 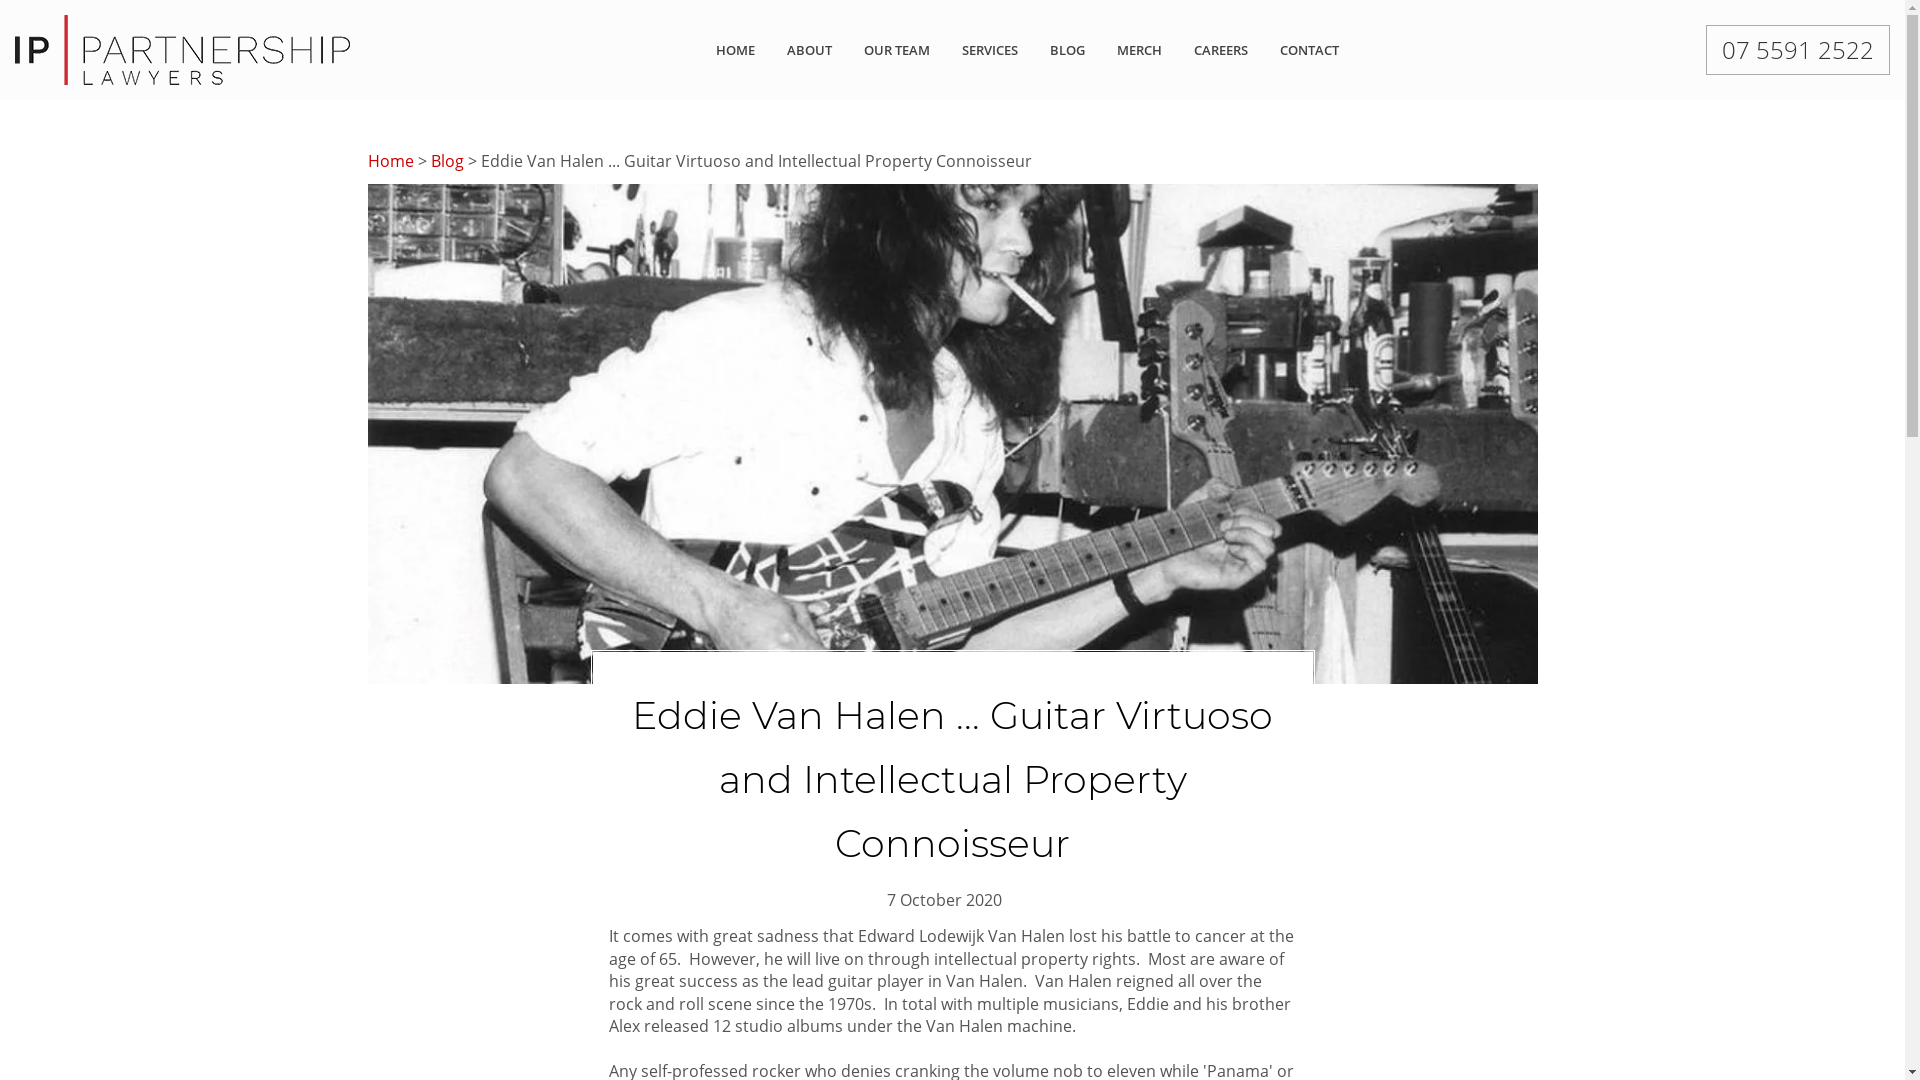 I want to click on 'CONTACT', so click(x=1309, y=49).